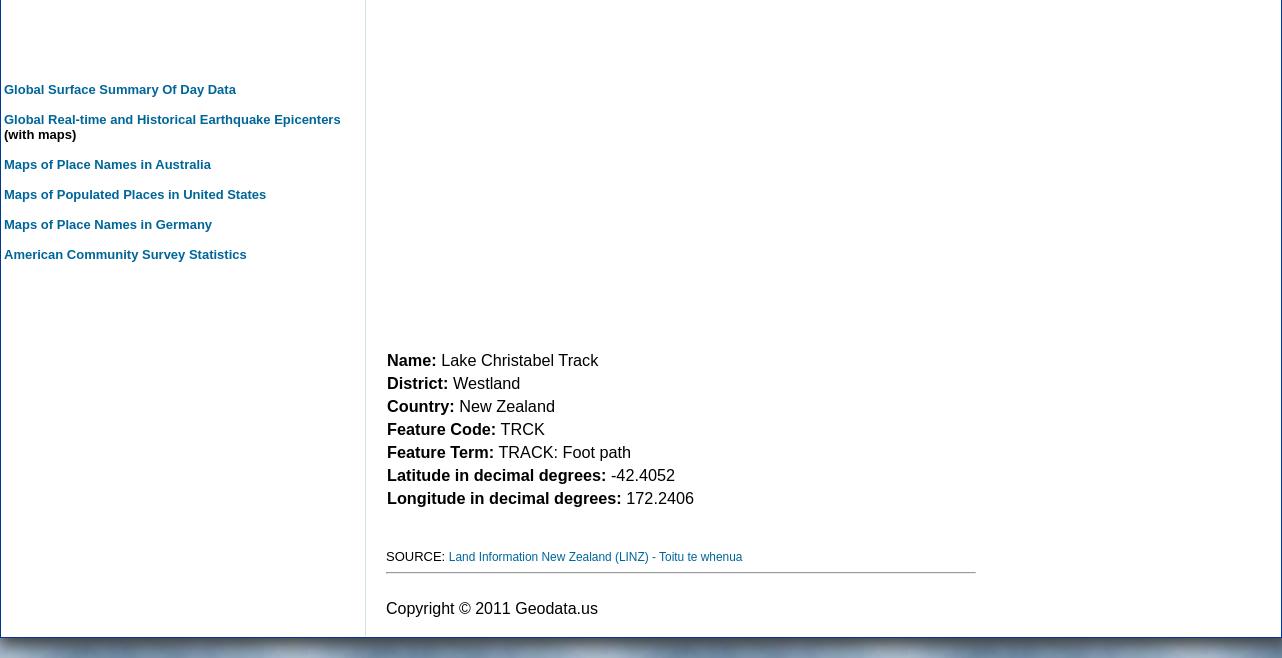 This screenshot has height=658, width=1282. What do you see at coordinates (410, 358) in the screenshot?
I see `'Name:'` at bounding box center [410, 358].